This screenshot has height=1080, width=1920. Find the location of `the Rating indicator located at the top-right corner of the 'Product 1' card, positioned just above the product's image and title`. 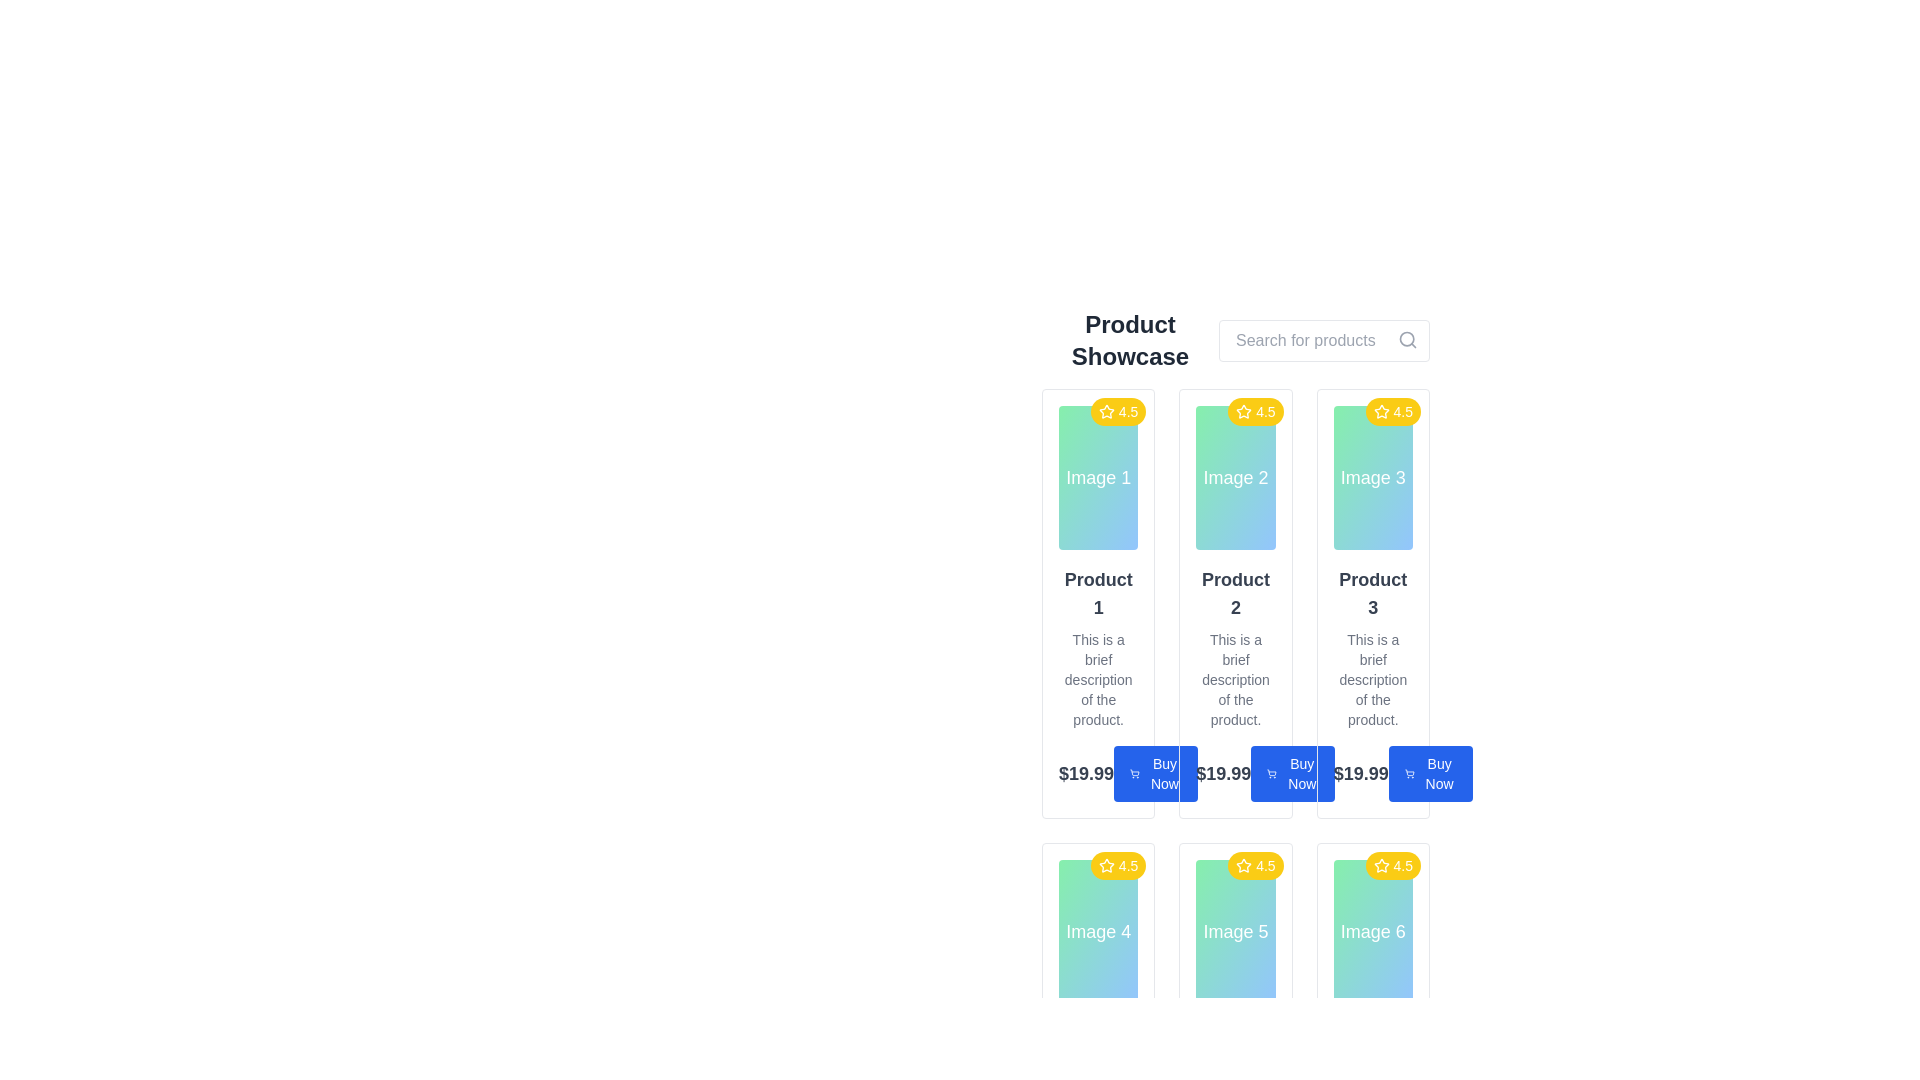

the Rating indicator located at the top-right corner of the 'Product 1' card, positioned just above the product's image and title is located at coordinates (1117, 411).